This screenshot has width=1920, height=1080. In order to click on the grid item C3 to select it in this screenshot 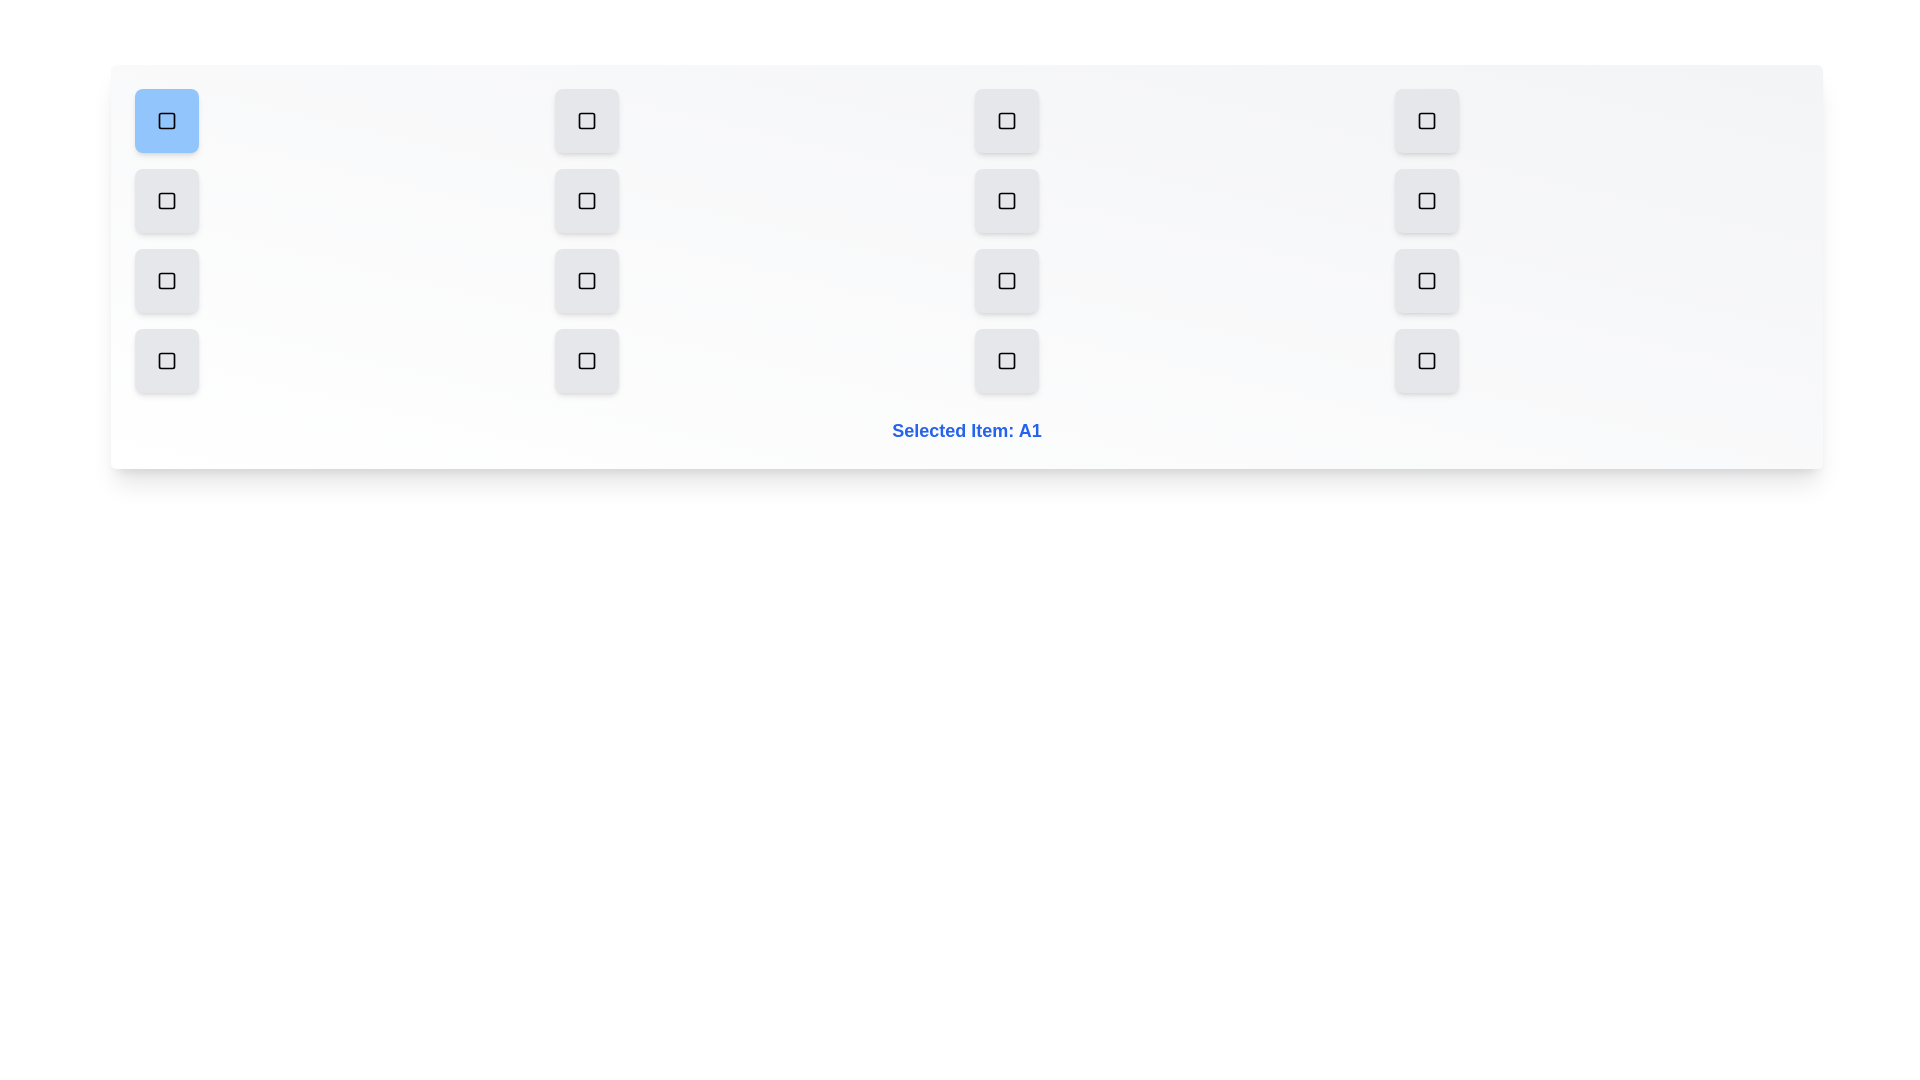, I will do `click(1007, 281)`.